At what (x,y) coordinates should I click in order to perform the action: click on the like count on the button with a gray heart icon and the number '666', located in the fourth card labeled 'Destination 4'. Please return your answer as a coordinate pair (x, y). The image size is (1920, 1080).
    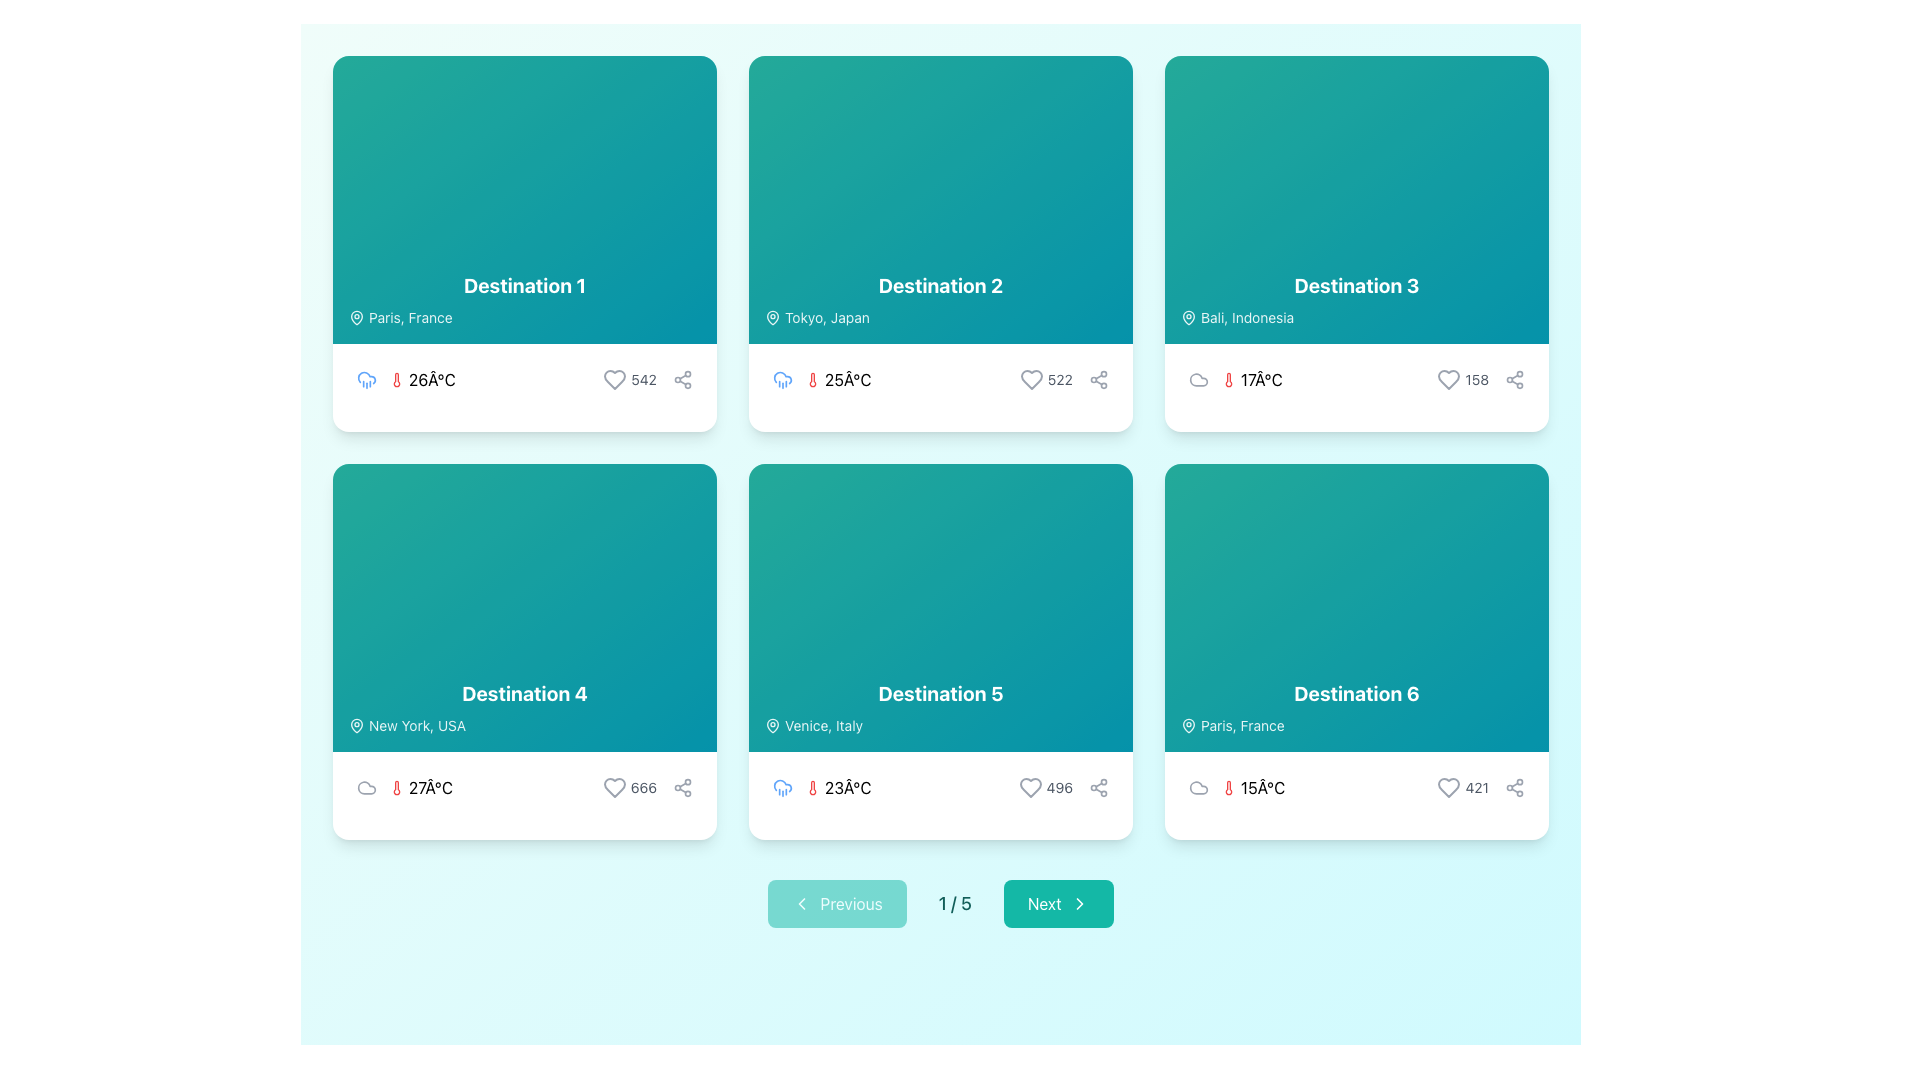
    Looking at the image, I should click on (628, 786).